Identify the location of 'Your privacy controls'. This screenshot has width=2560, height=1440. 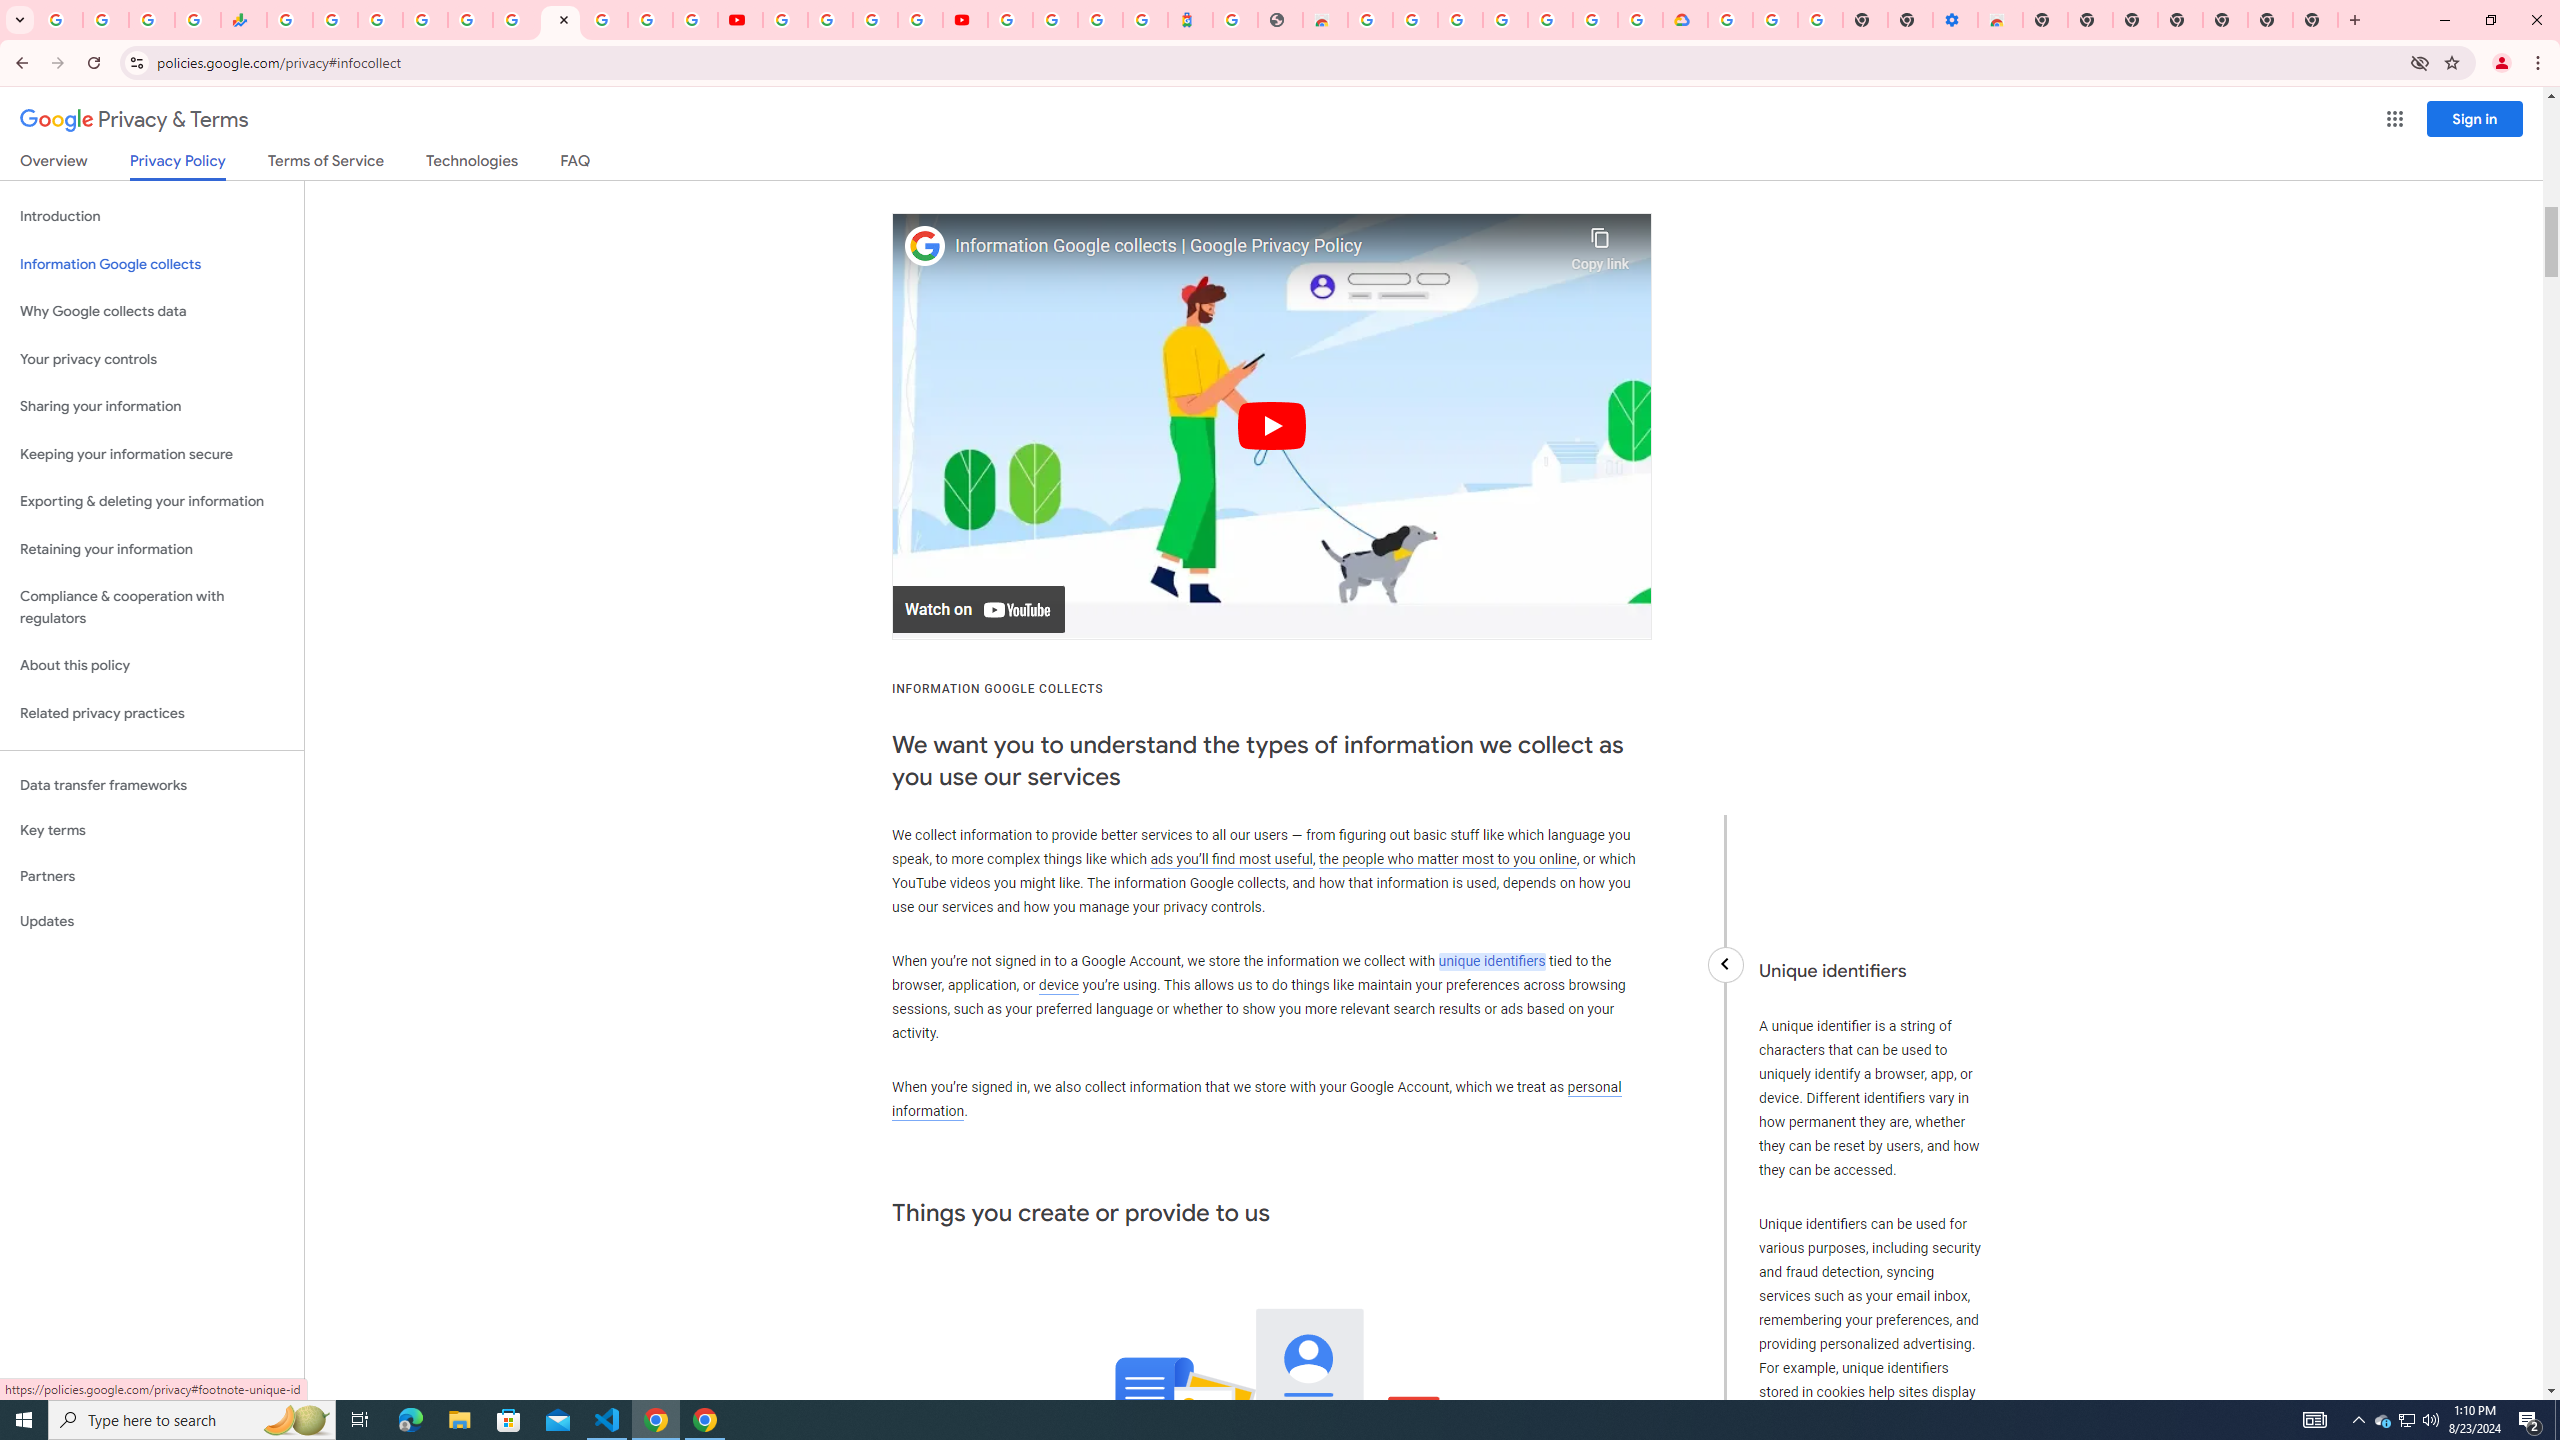
(151, 360).